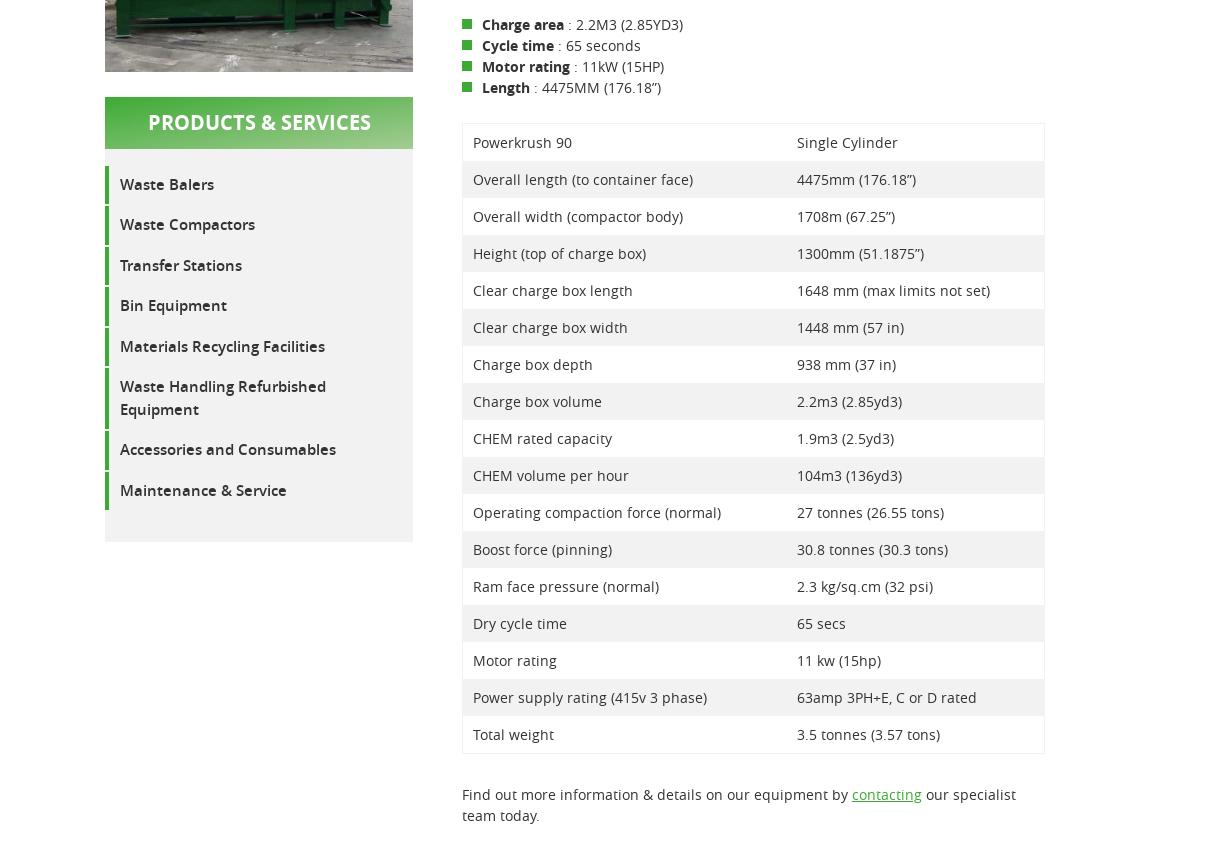 Image resolution: width=1214 pixels, height=858 pixels. I want to click on '1.9m3 (2.5yd3)', so click(844, 437).